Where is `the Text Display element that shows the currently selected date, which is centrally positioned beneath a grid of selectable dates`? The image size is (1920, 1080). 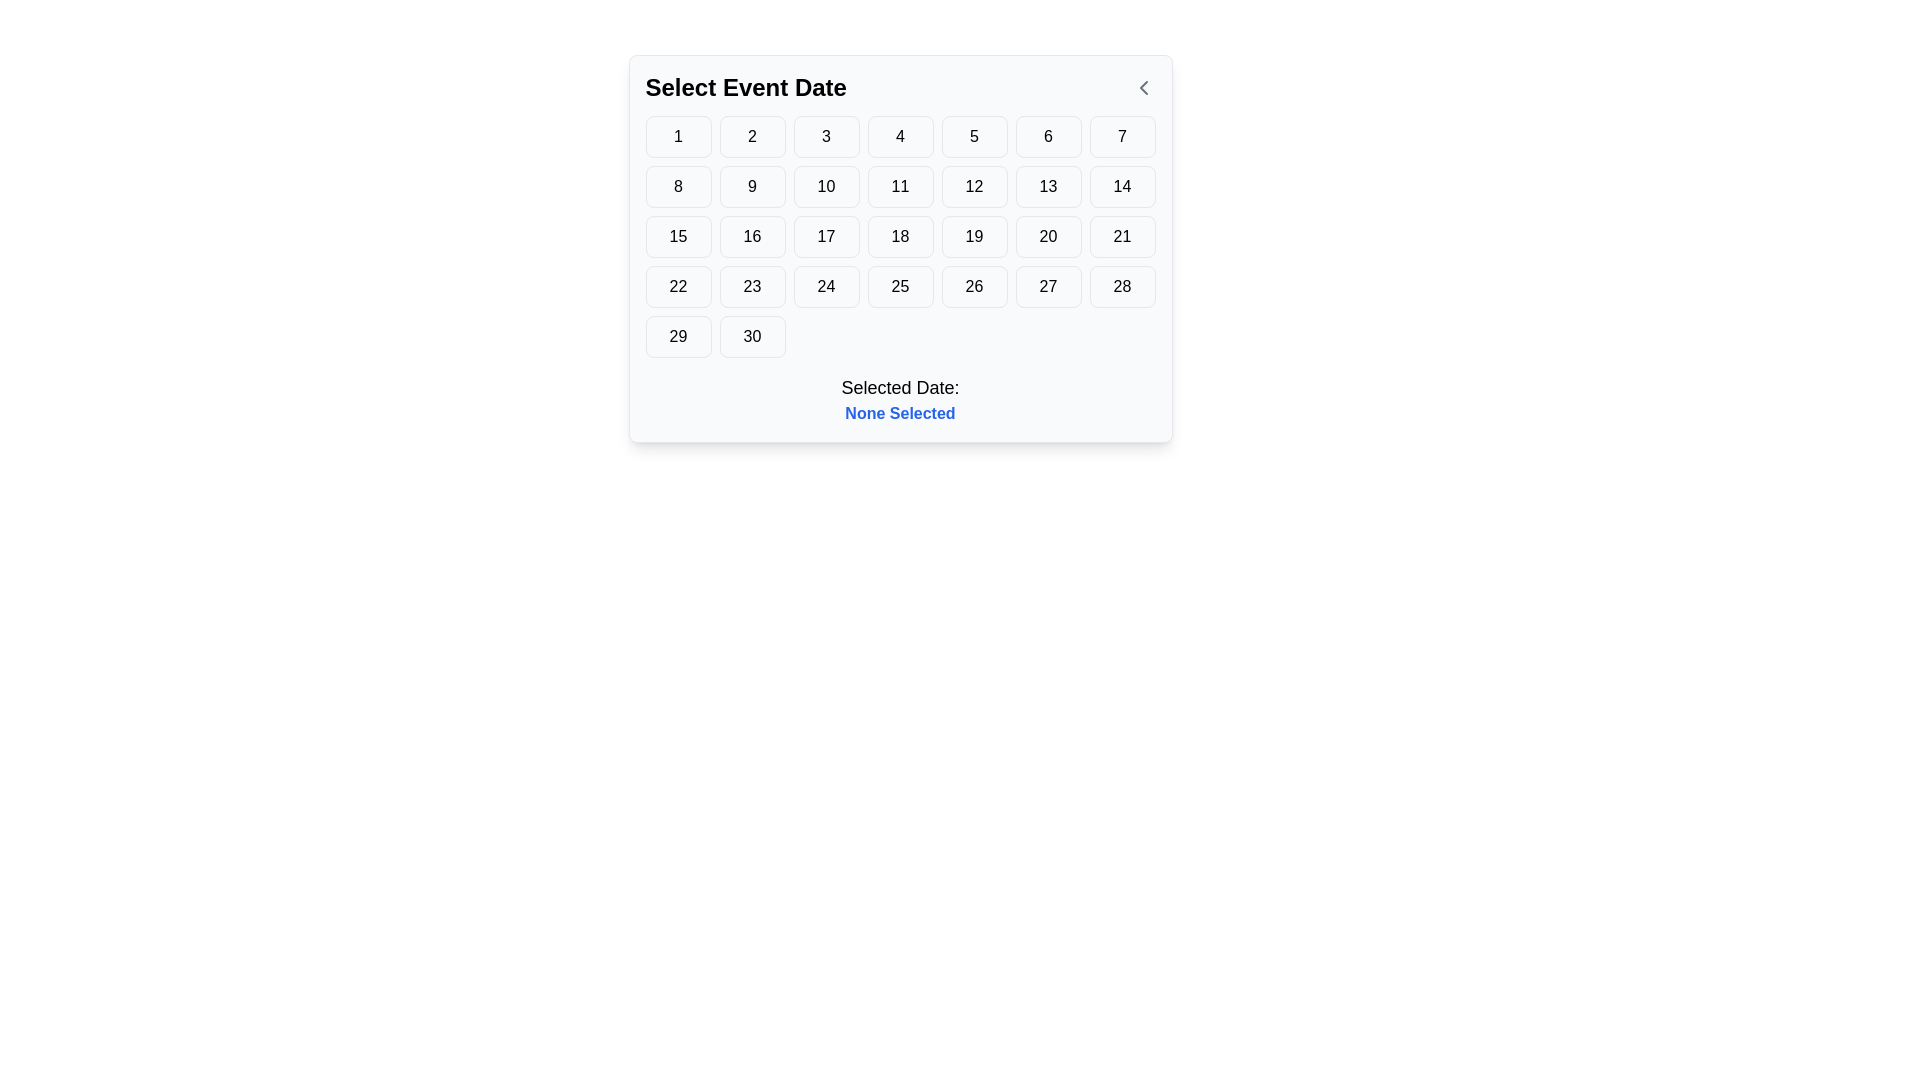
the Text Display element that shows the currently selected date, which is centrally positioned beneath a grid of selectable dates is located at coordinates (899, 400).